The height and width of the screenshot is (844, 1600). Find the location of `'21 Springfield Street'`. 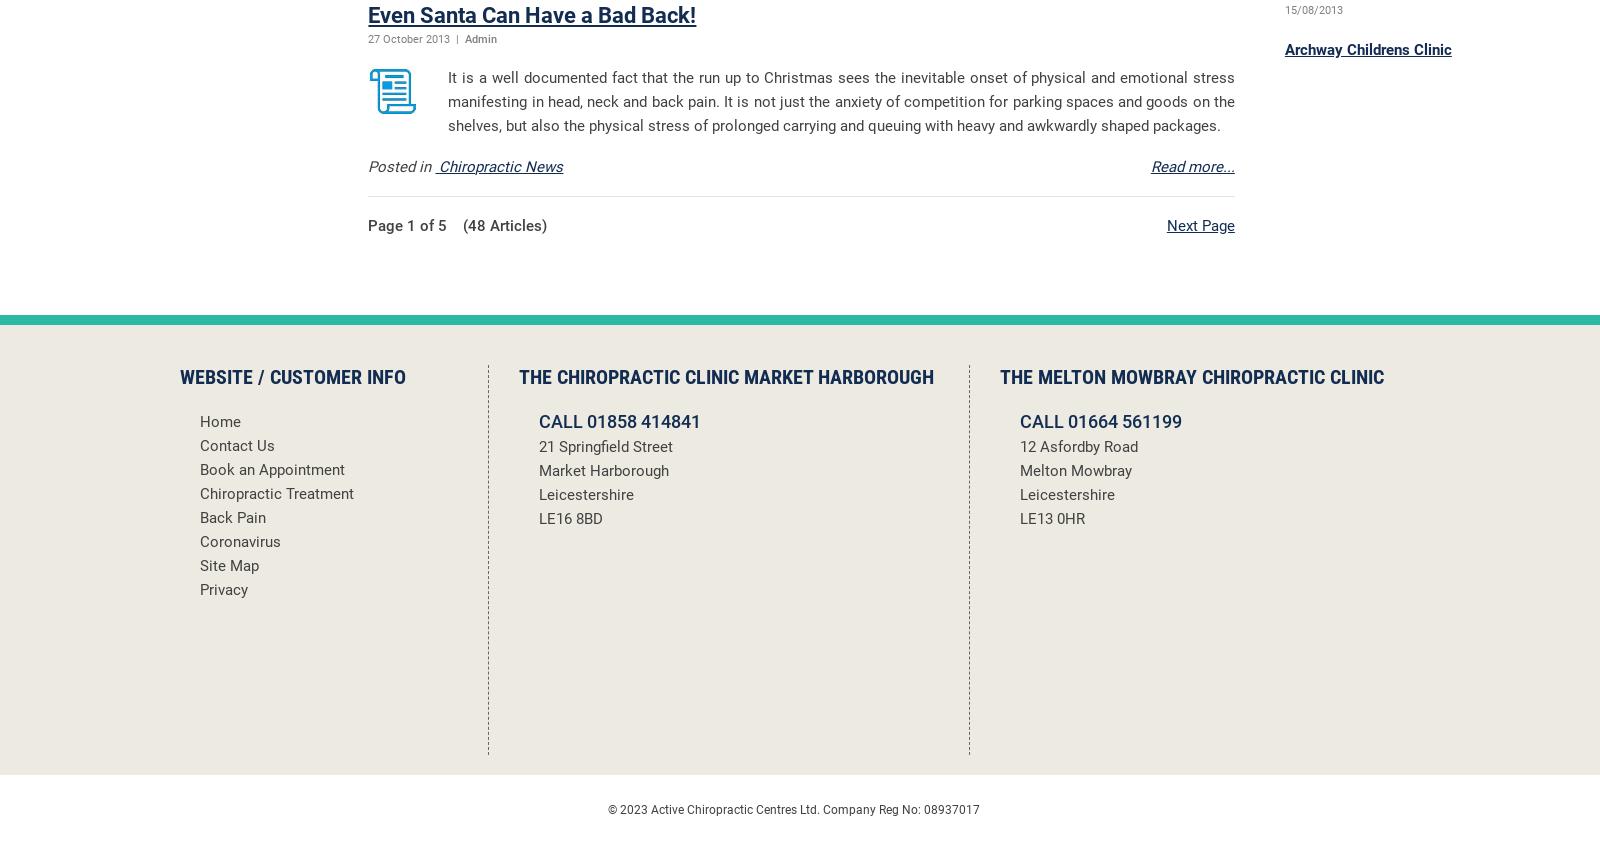

'21 Springfield Street' is located at coordinates (606, 444).